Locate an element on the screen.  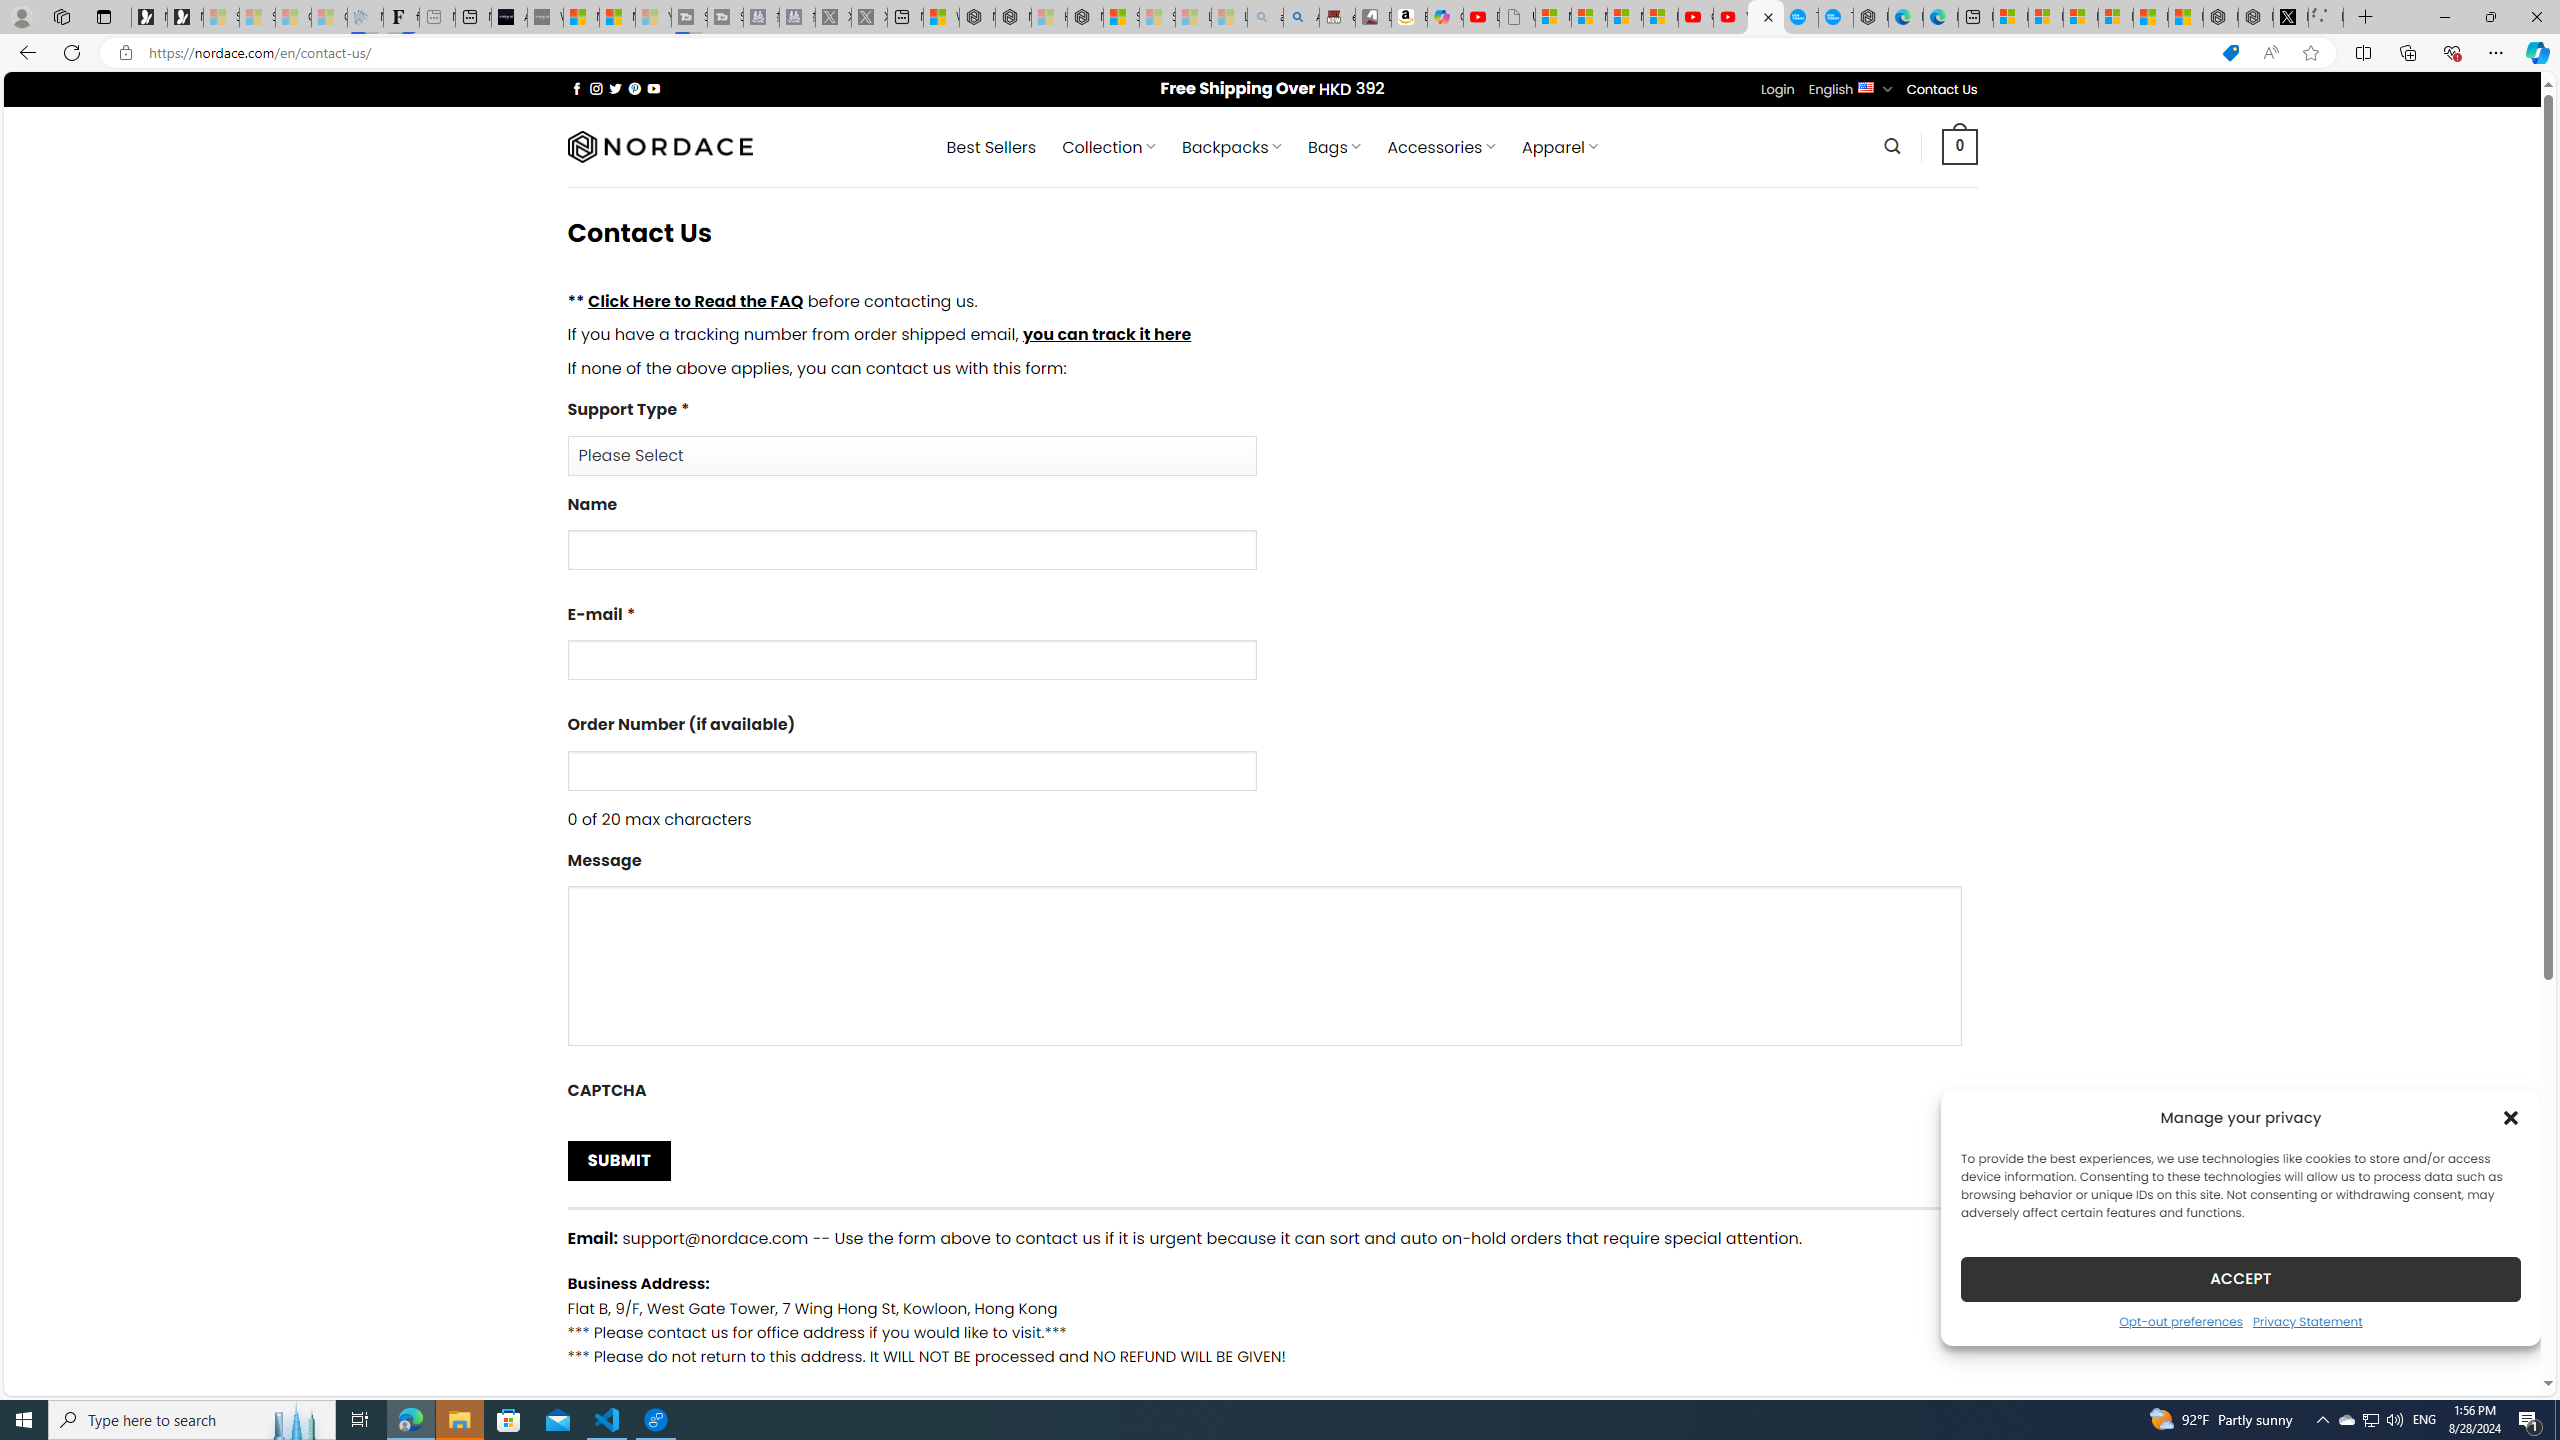
'Nordace - Nordace has arrived Hong Kong' is located at coordinates (1871, 16).